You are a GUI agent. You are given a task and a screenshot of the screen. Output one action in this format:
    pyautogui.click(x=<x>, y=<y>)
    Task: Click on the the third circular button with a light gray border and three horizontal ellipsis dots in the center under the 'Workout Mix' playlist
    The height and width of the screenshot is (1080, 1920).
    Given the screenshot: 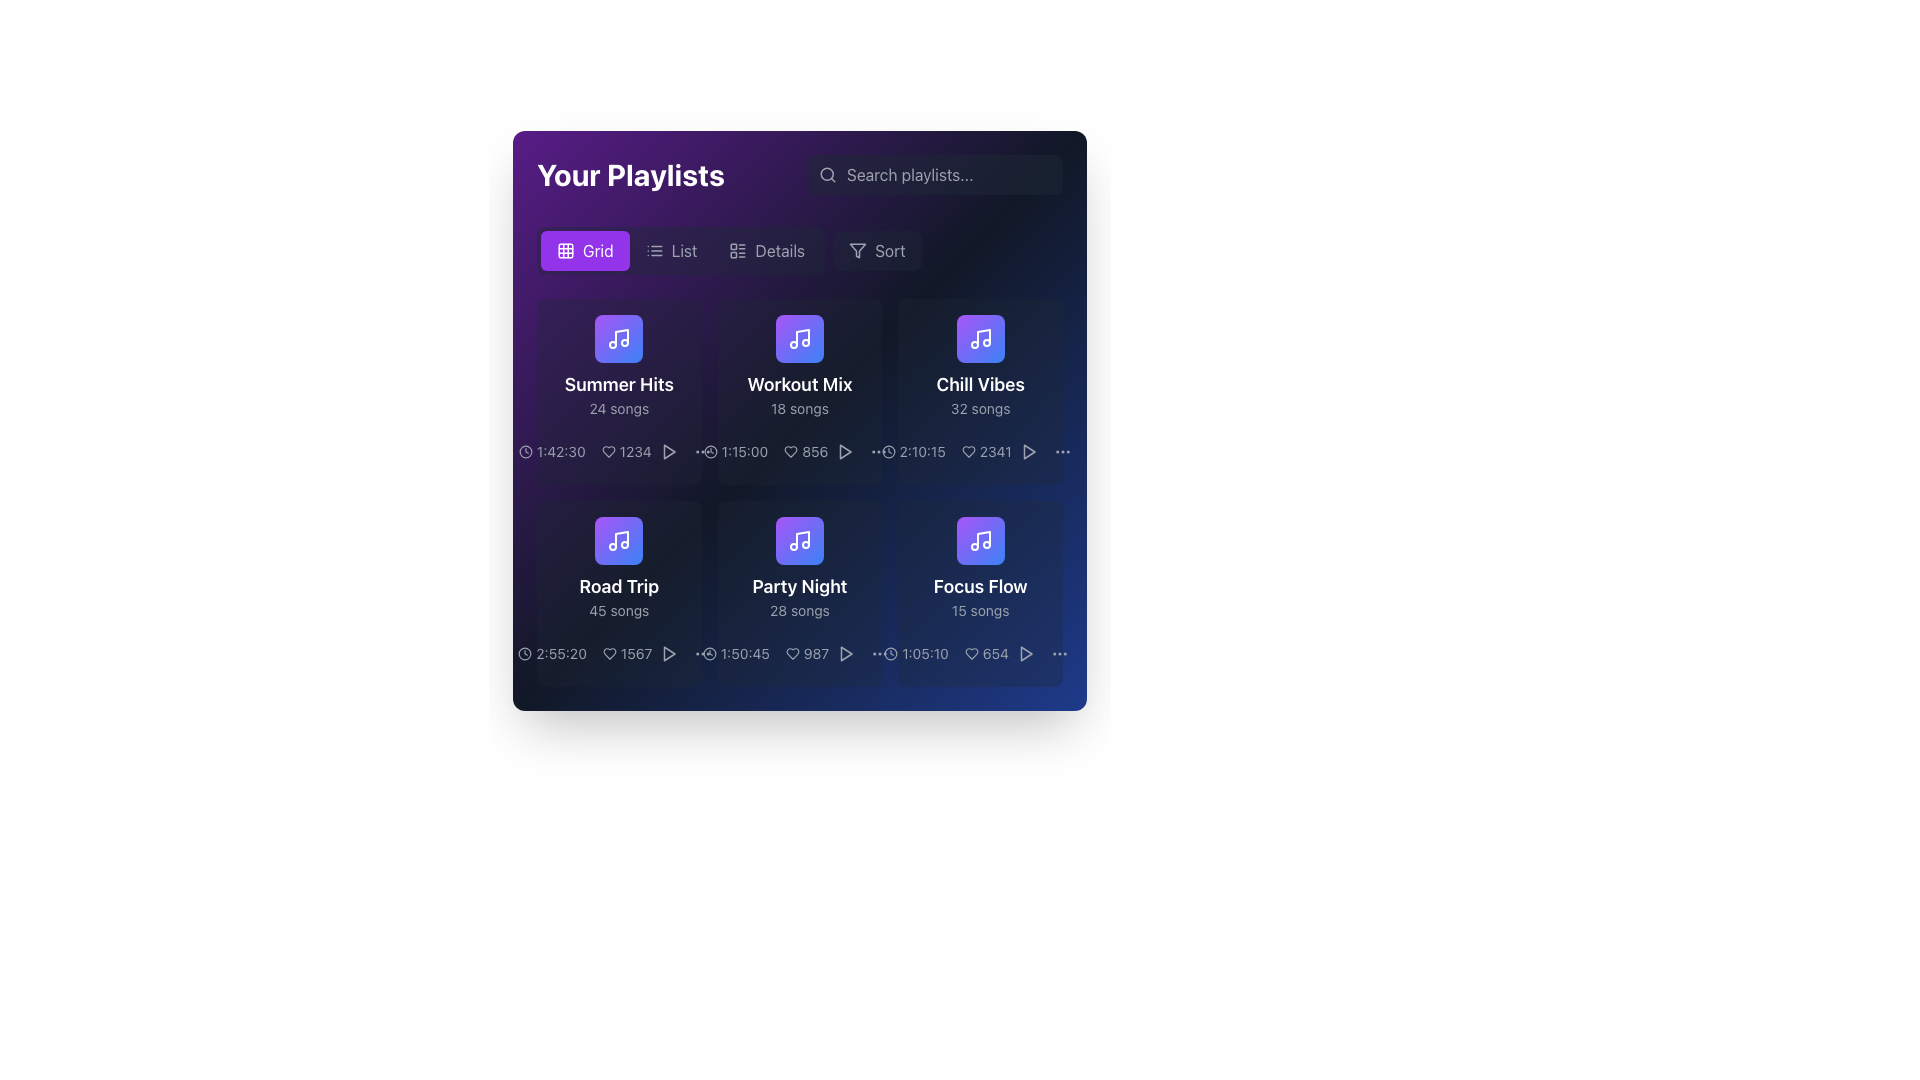 What is the action you would take?
    pyautogui.click(x=702, y=451)
    